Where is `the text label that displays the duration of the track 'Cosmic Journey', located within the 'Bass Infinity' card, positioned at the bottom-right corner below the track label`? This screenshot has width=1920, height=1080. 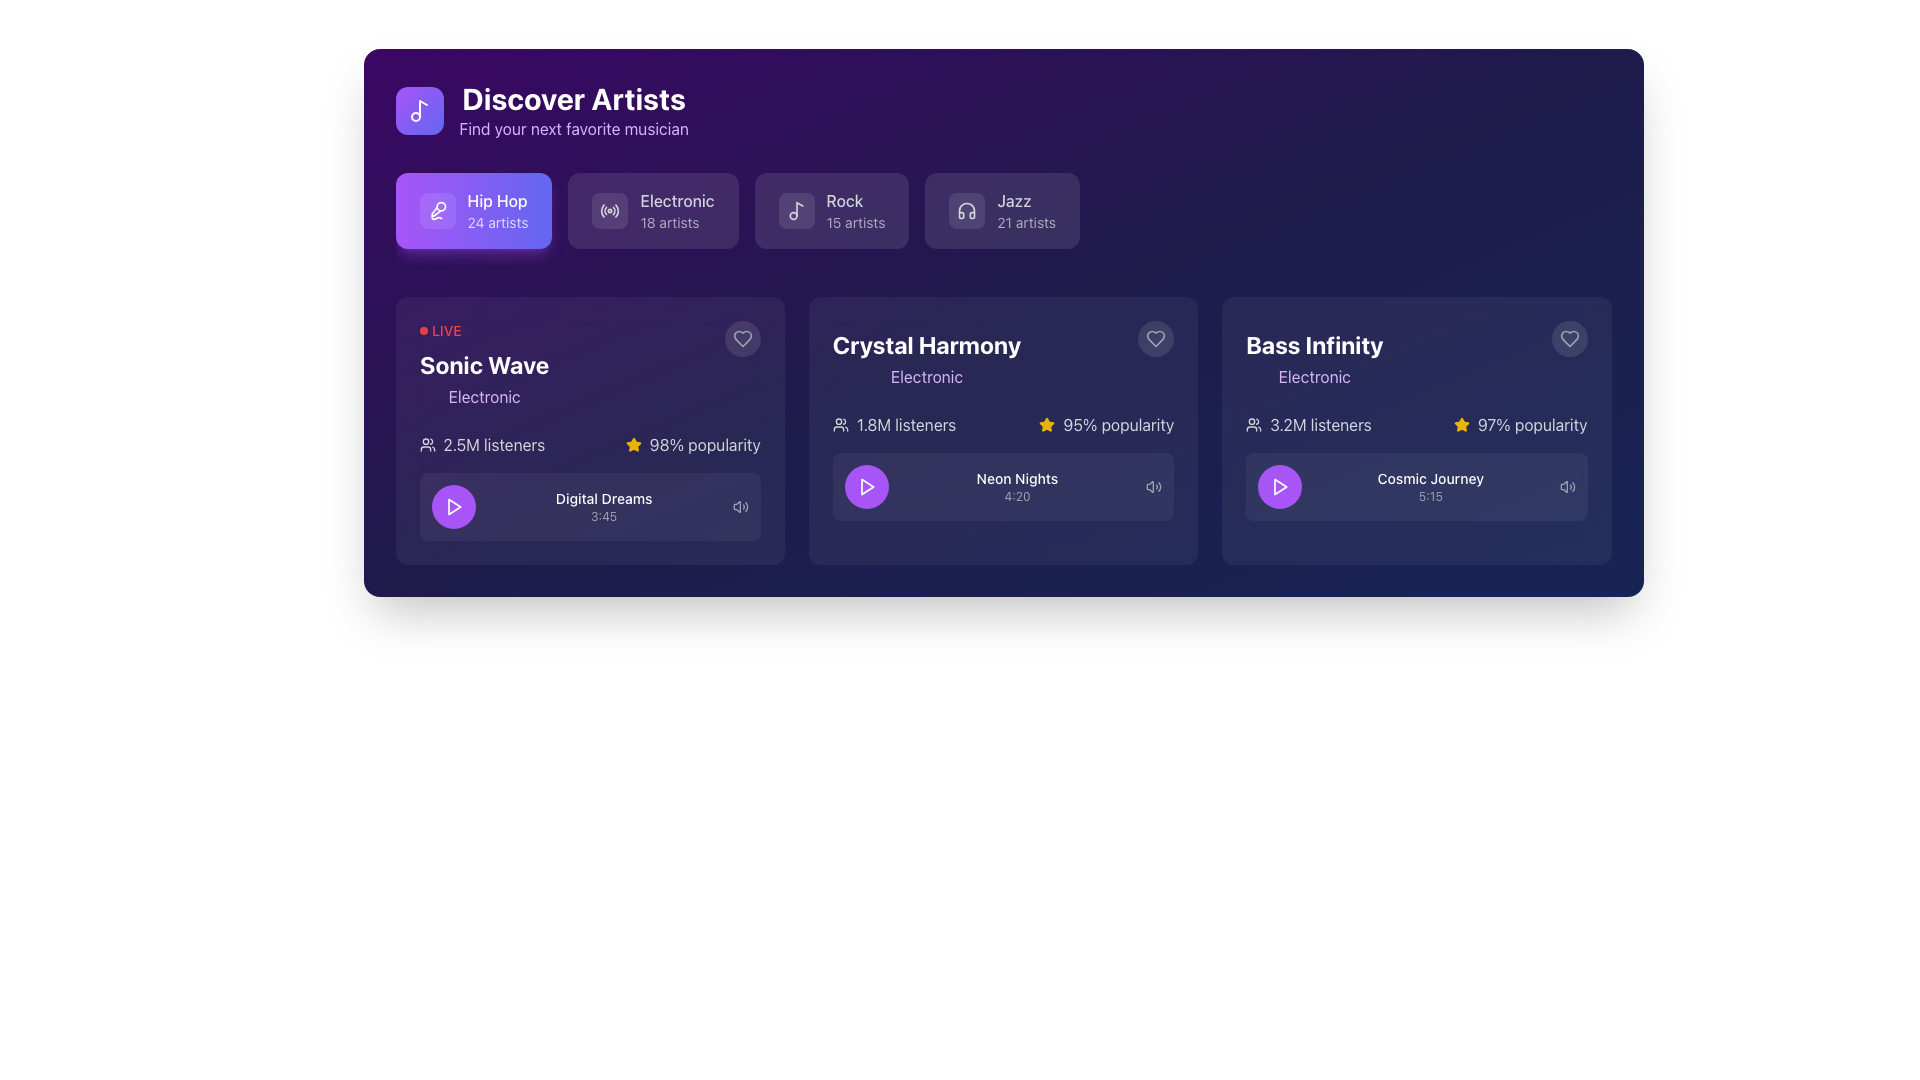 the text label that displays the duration of the track 'Cosmic Journey', located within the 'Bass Infinity' card, positioned at the bottom-right corner below the track label is located at coordinates (1429, 496).